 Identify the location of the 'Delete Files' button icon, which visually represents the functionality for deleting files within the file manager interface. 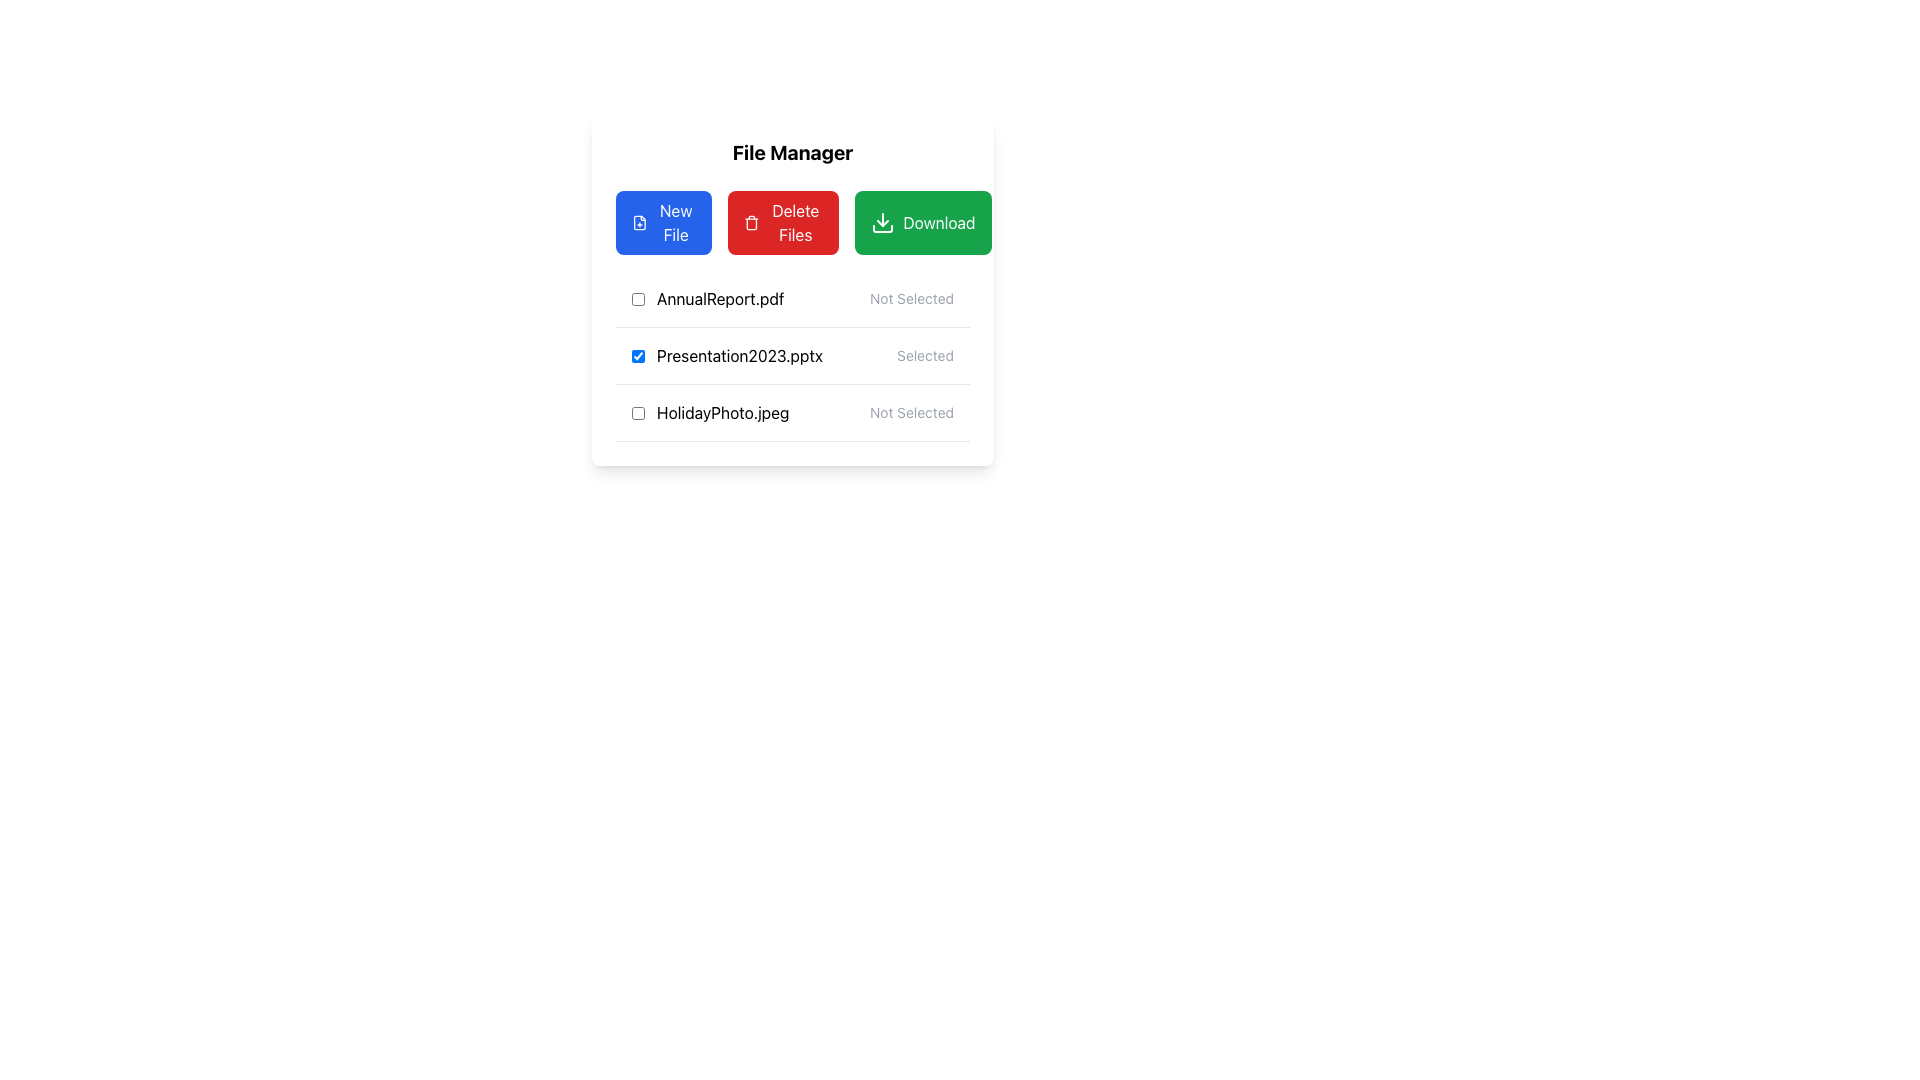
(751, 223).